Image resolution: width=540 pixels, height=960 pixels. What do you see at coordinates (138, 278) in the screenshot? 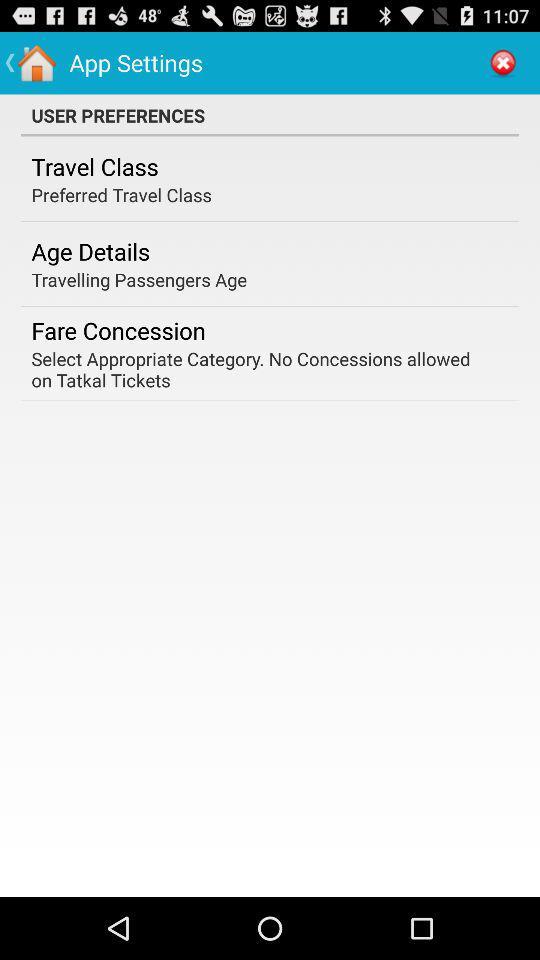
I see `item above the fare concession item` at bounding box center [138, 278].